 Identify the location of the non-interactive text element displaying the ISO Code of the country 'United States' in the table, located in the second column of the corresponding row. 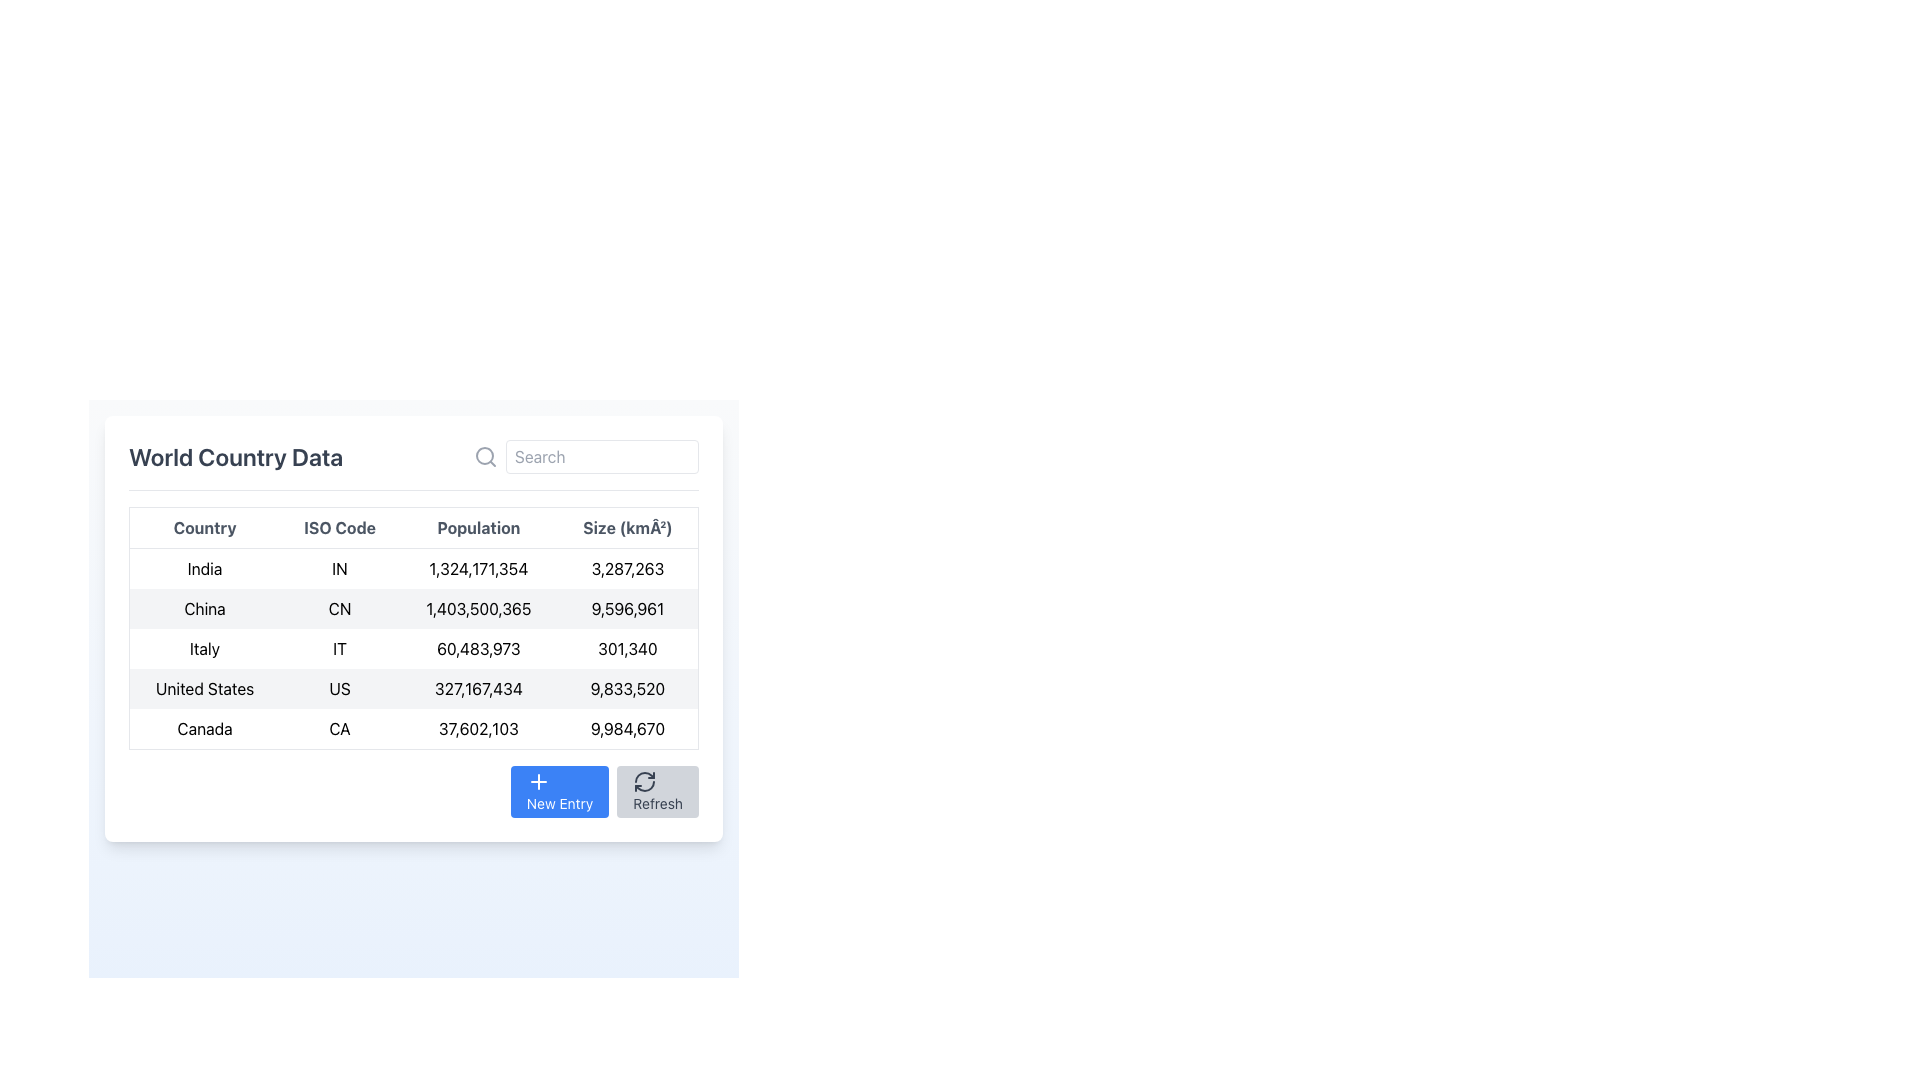
(340, 688).